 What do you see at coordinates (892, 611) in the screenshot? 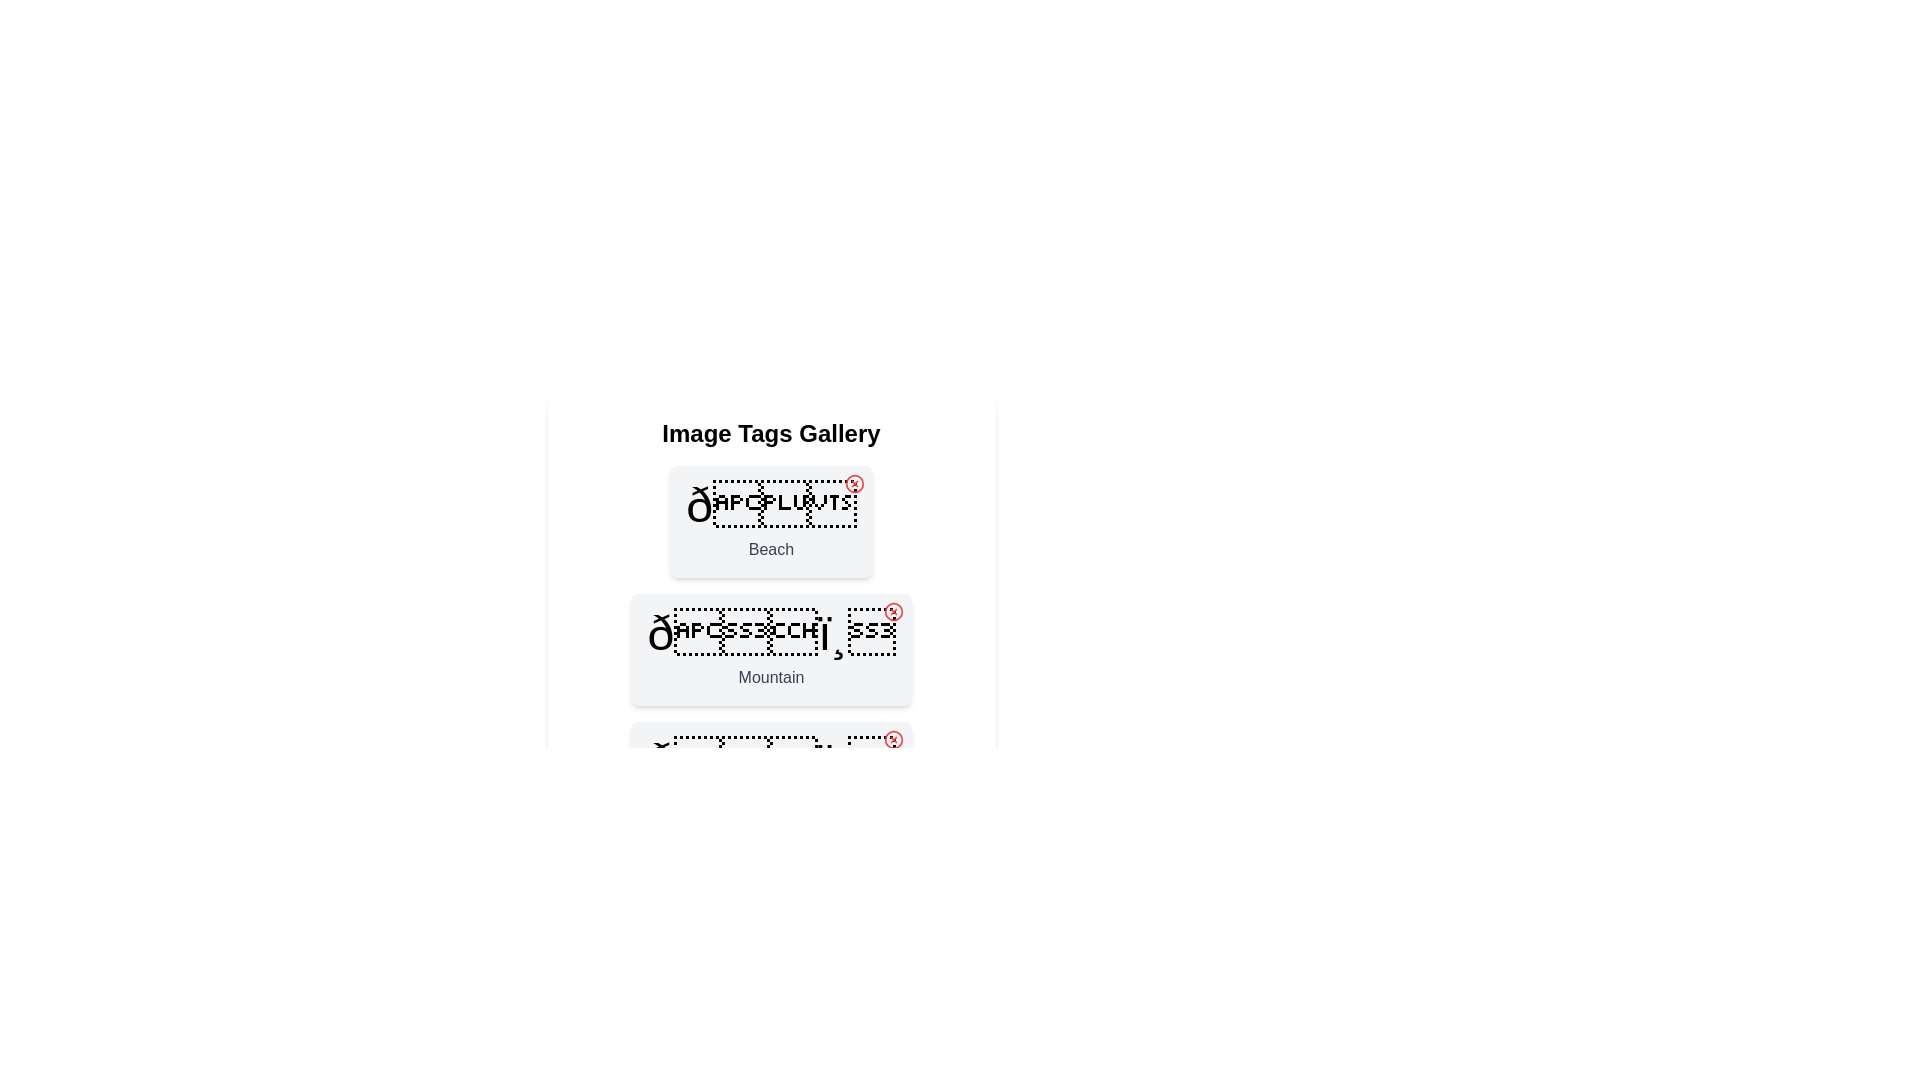
I see `close button for the tag labeled Mountain` at bounding box center [892, 611].